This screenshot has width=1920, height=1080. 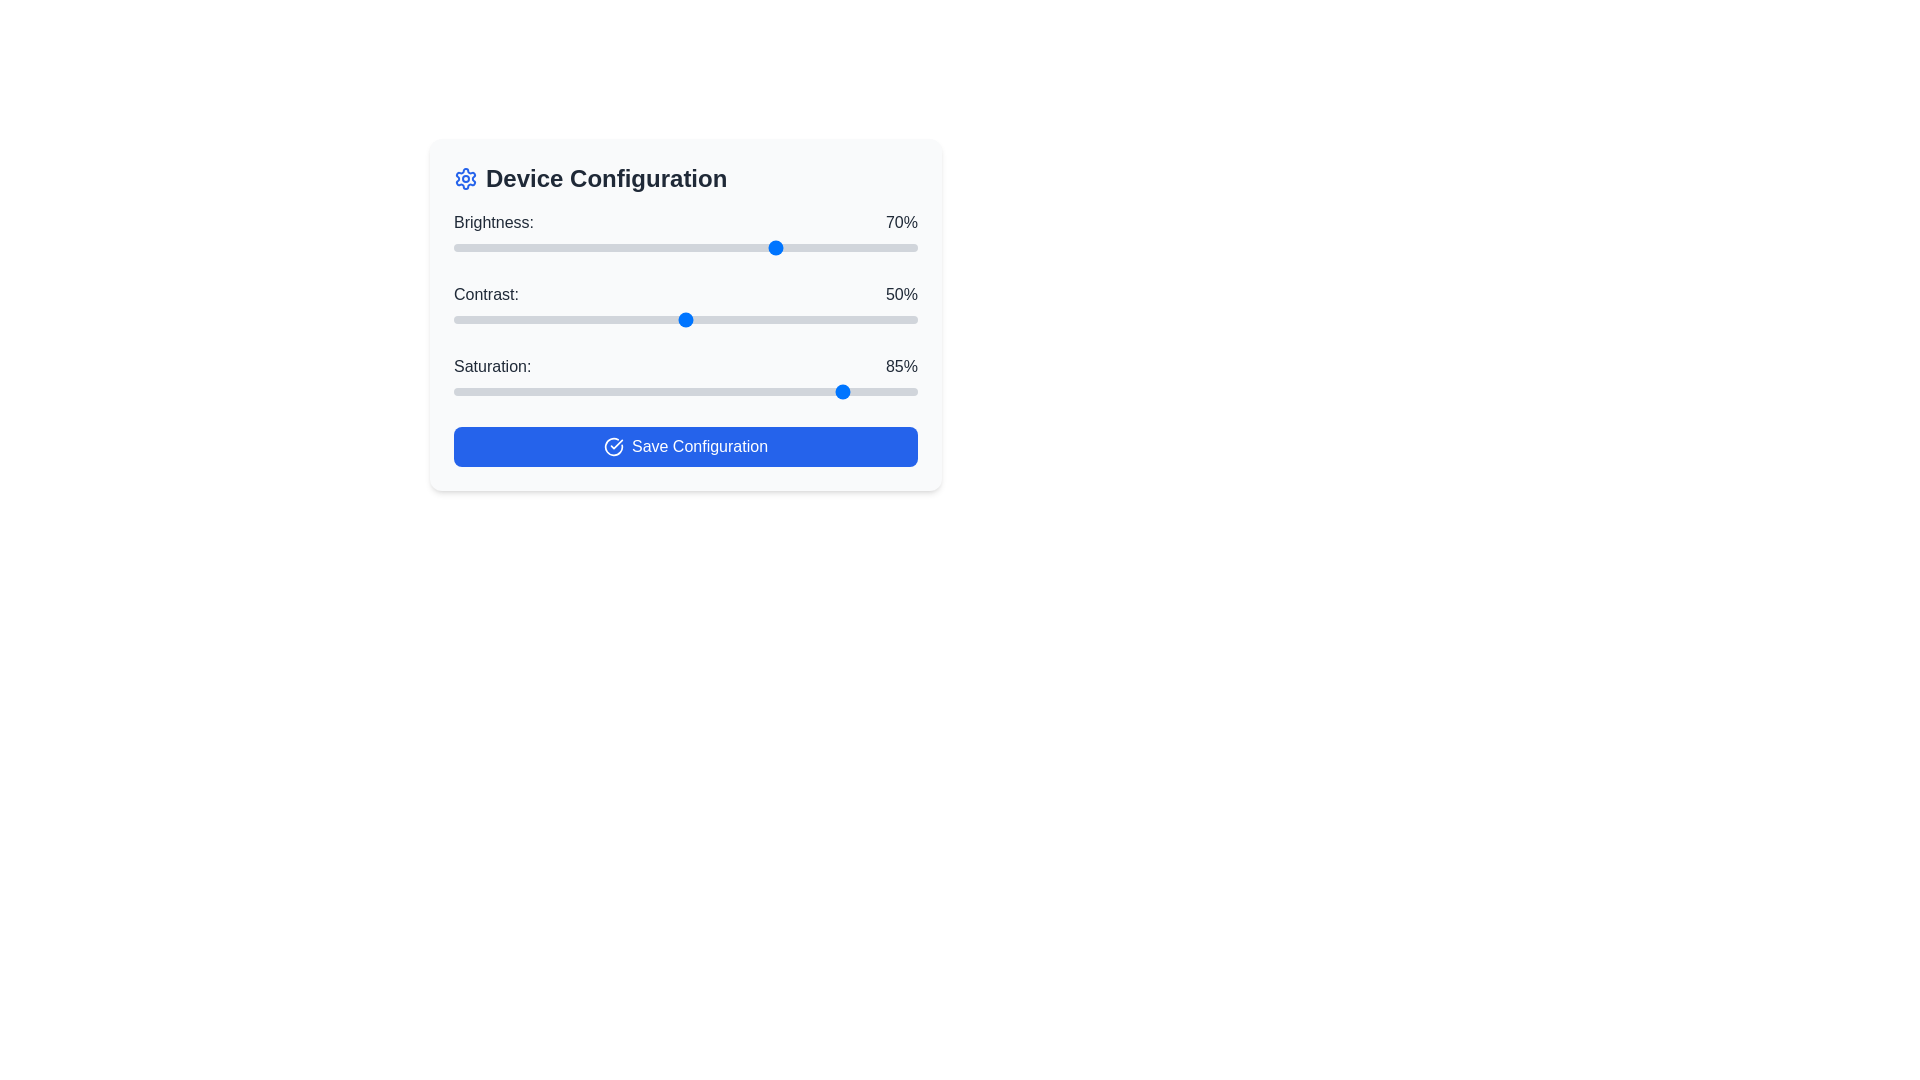 What do you see at coordinates (613, 446) in the screenshot?
I see `the circular checkmark icon with a blue foreground inside the 'Save Configuration' button` at bounding box center [613, 446].